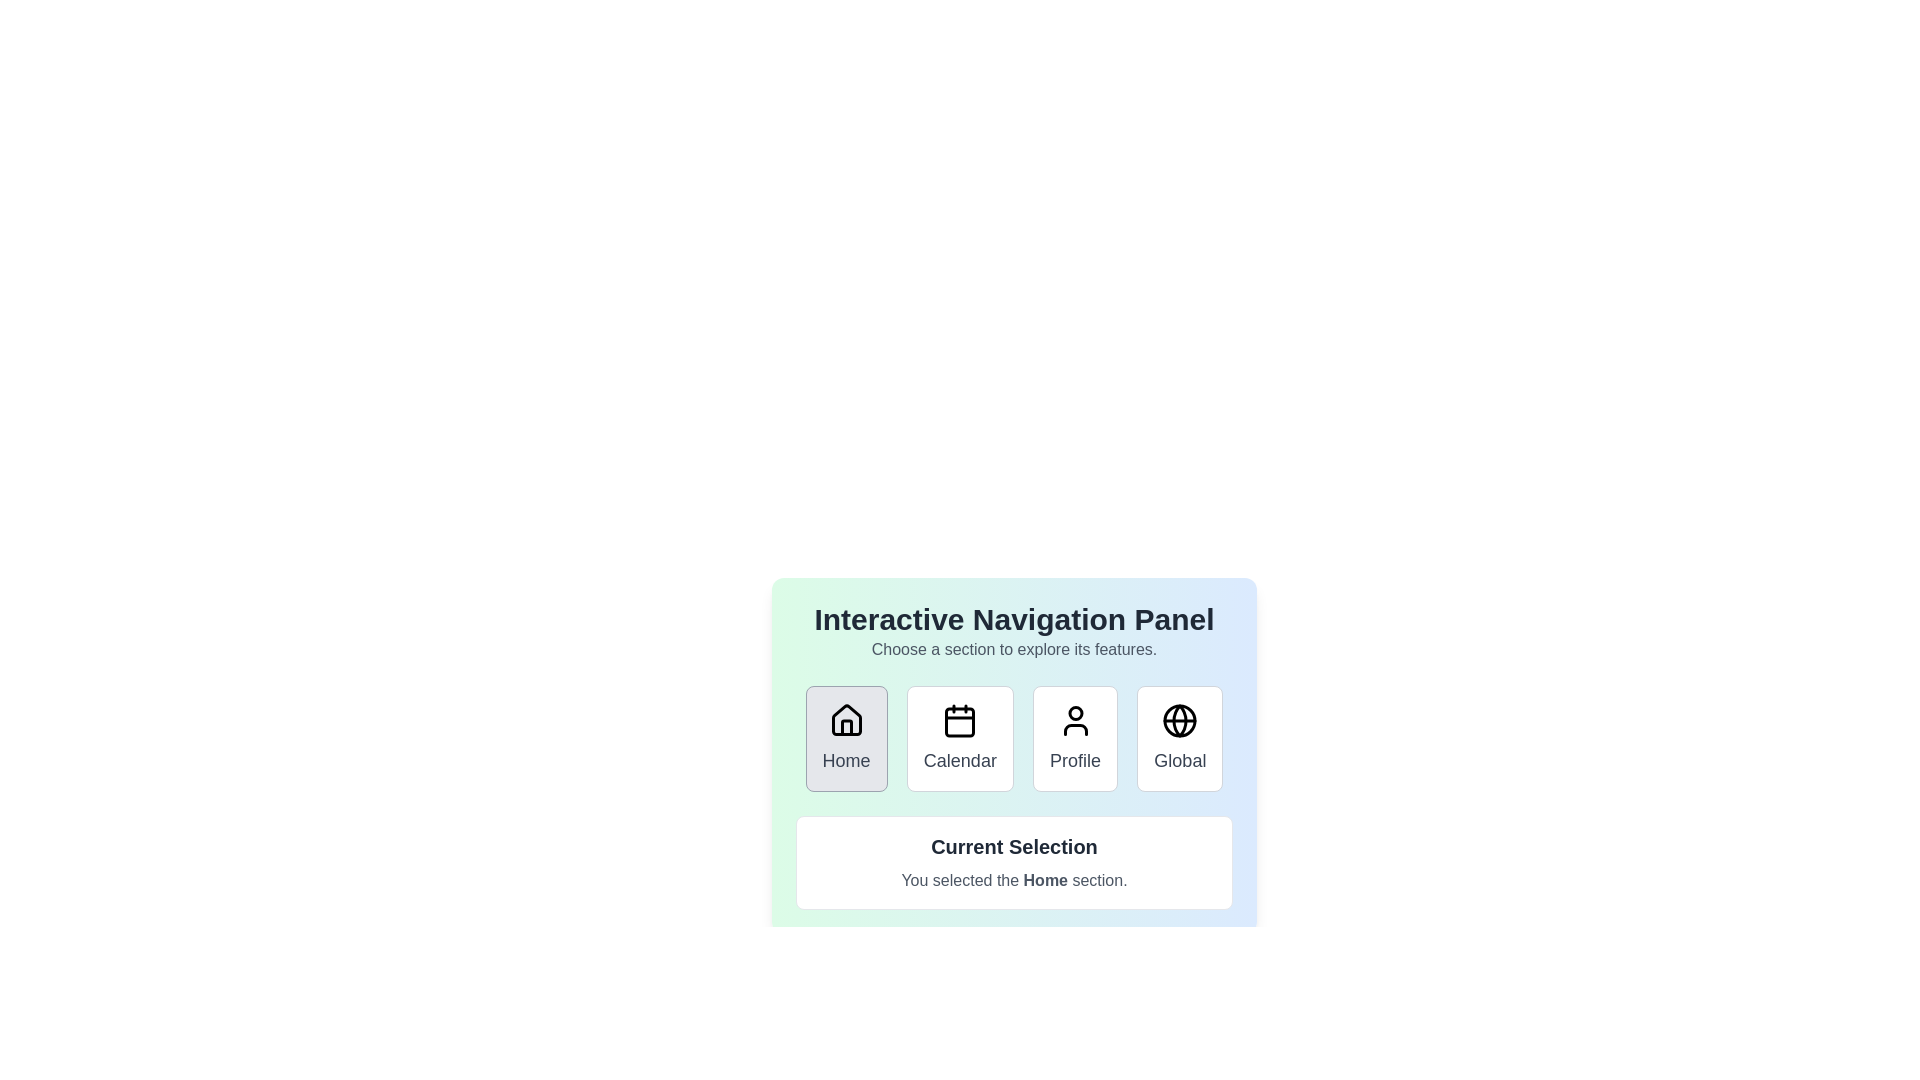  Describe the element at coordinates (1074, 760) in the screenshot. I see `the 'Profile' text label in the navigation panel, which is styled with a larger bold font and gray color, indicating a section identifier` at that location.